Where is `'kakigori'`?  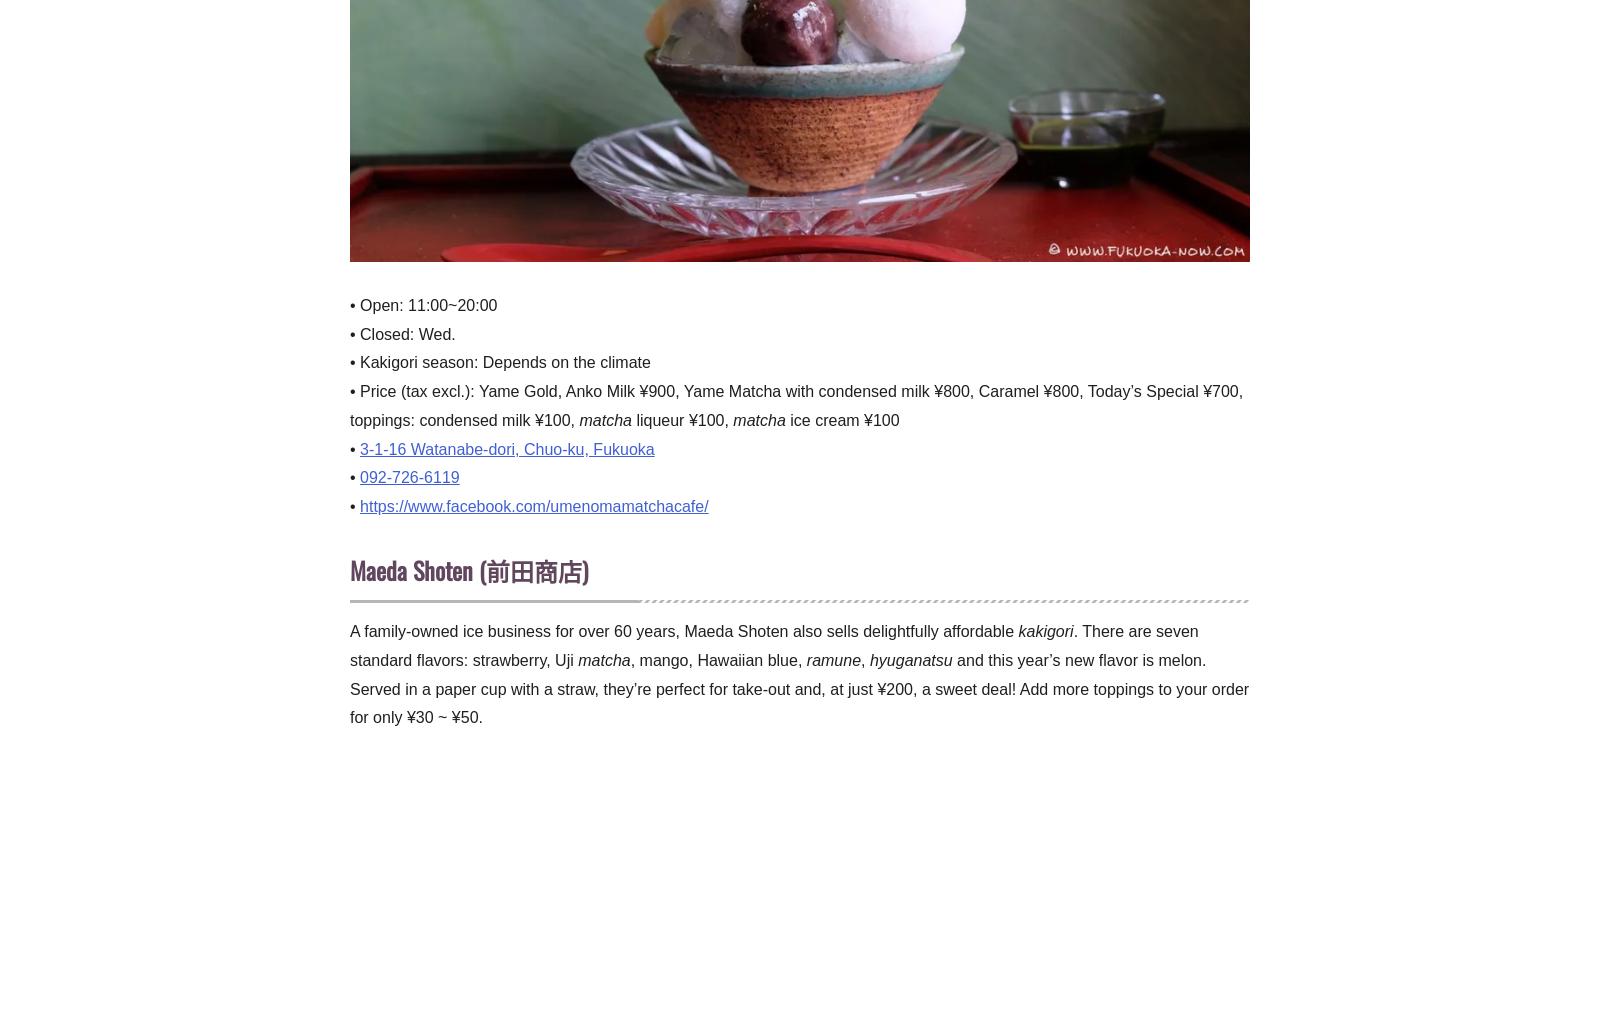
'kakigori' is located at coordinates (1045, 631).